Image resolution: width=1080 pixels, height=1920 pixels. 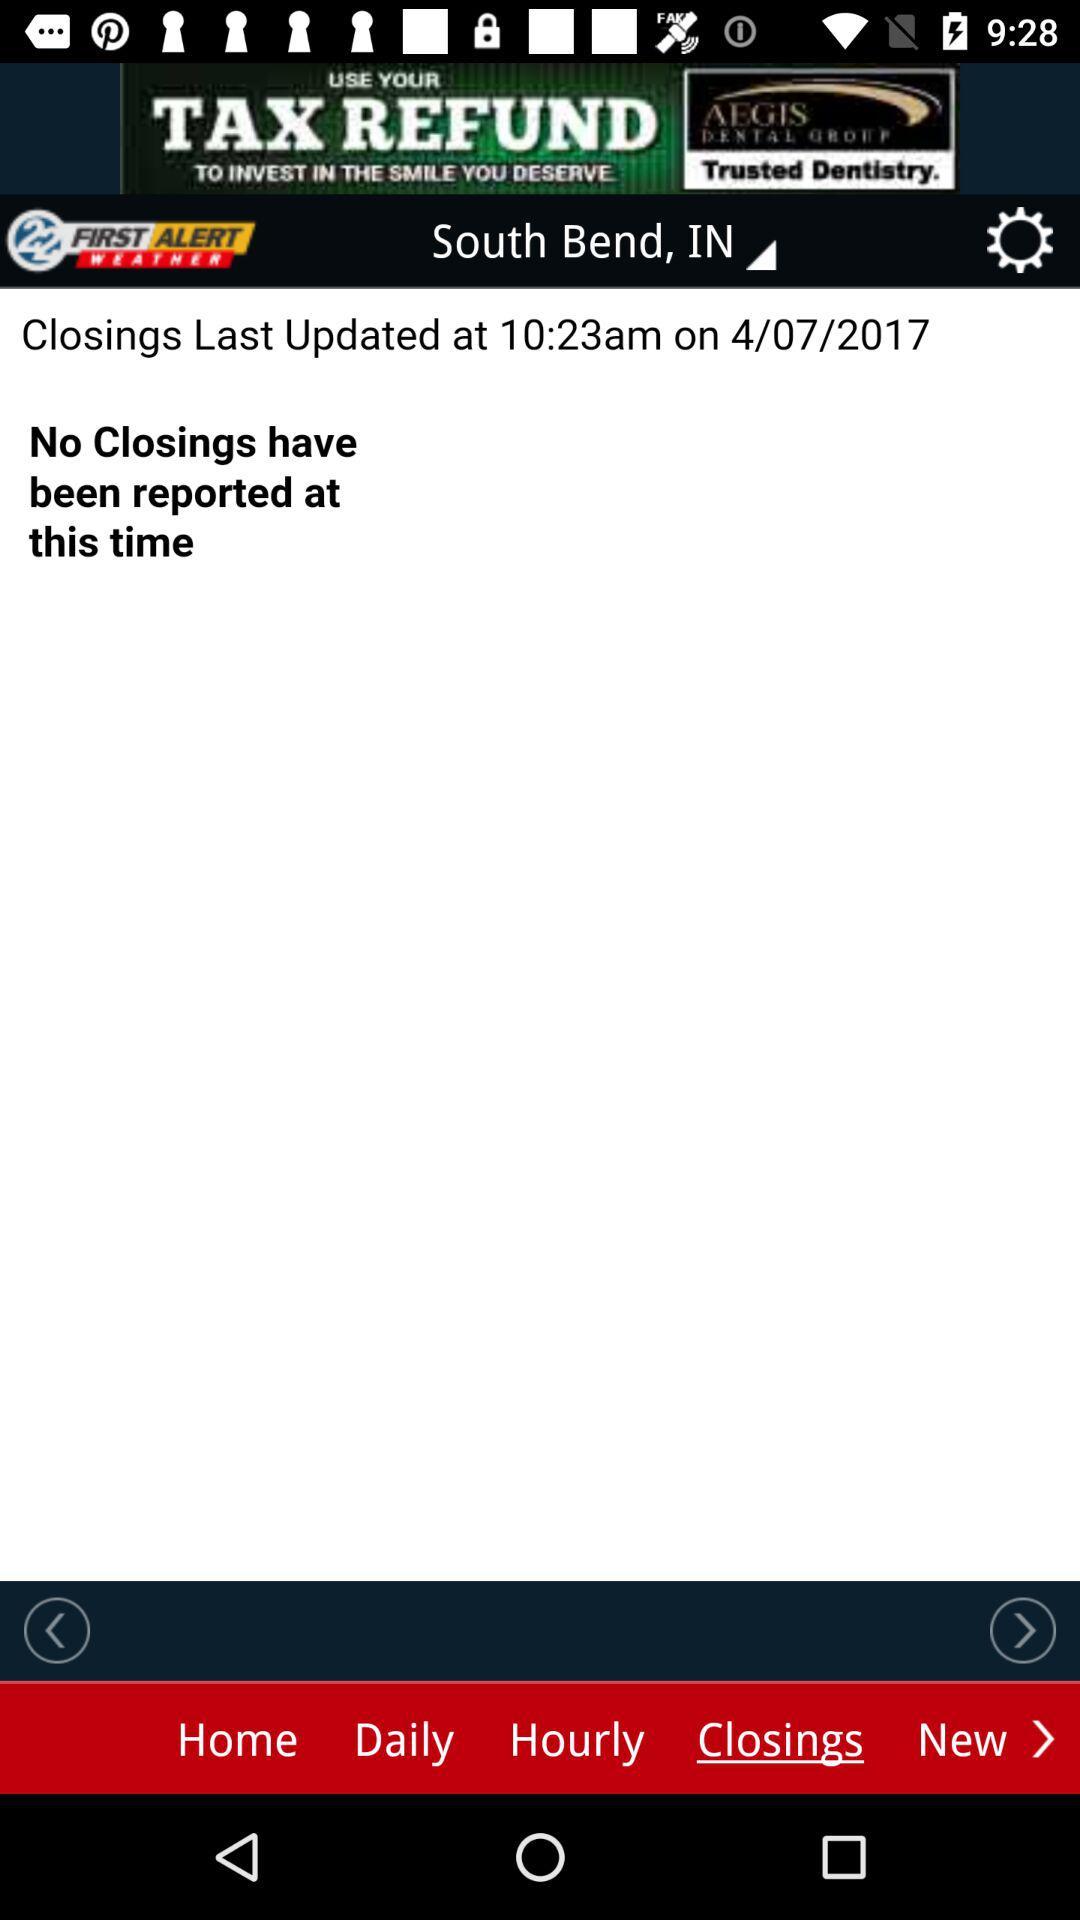 What do you see at coordinates (540, 127) in the screenshot?
I see `open advertisement` at bounding box center [540, 127].